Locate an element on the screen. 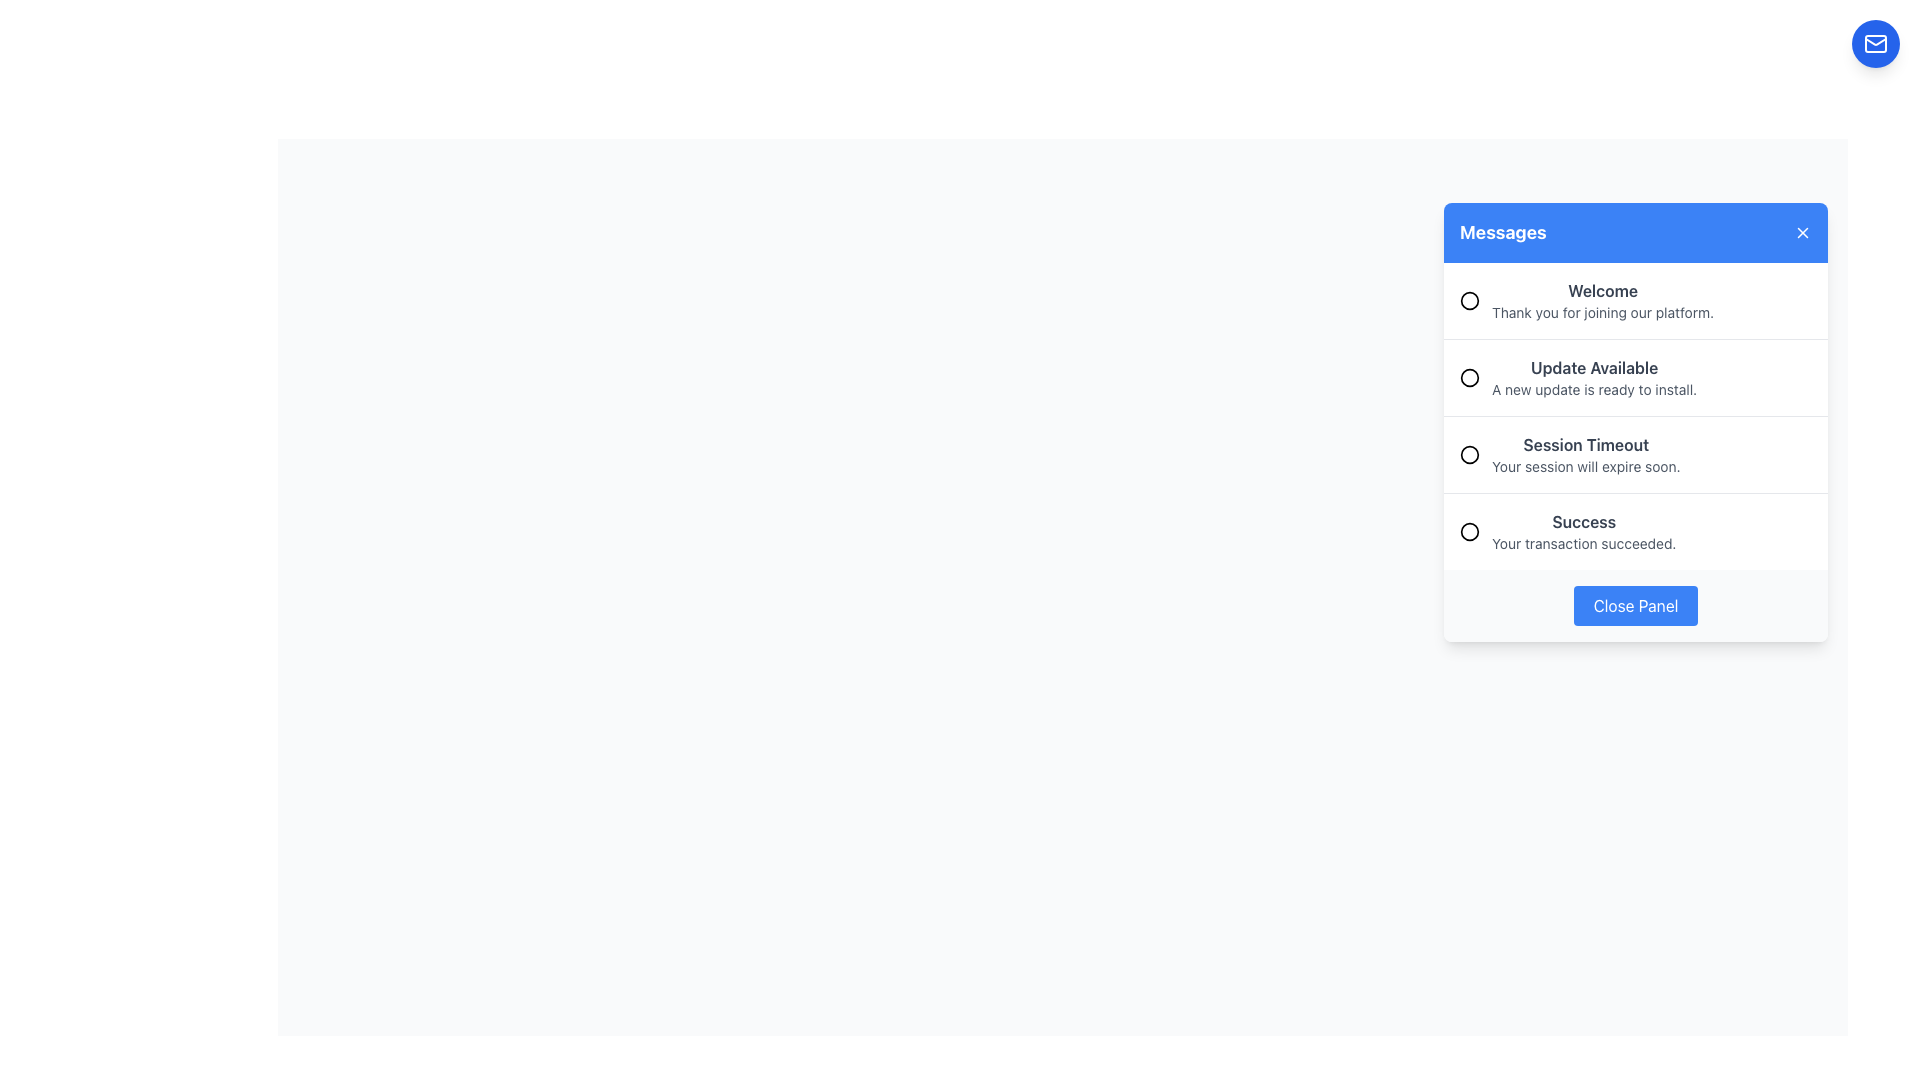  the text component displaying 'Success' and 'Your transaction succeeded.' located in the lower right portion of the interface under the heading 'Messages.' is located at coordinates (1583, 531).